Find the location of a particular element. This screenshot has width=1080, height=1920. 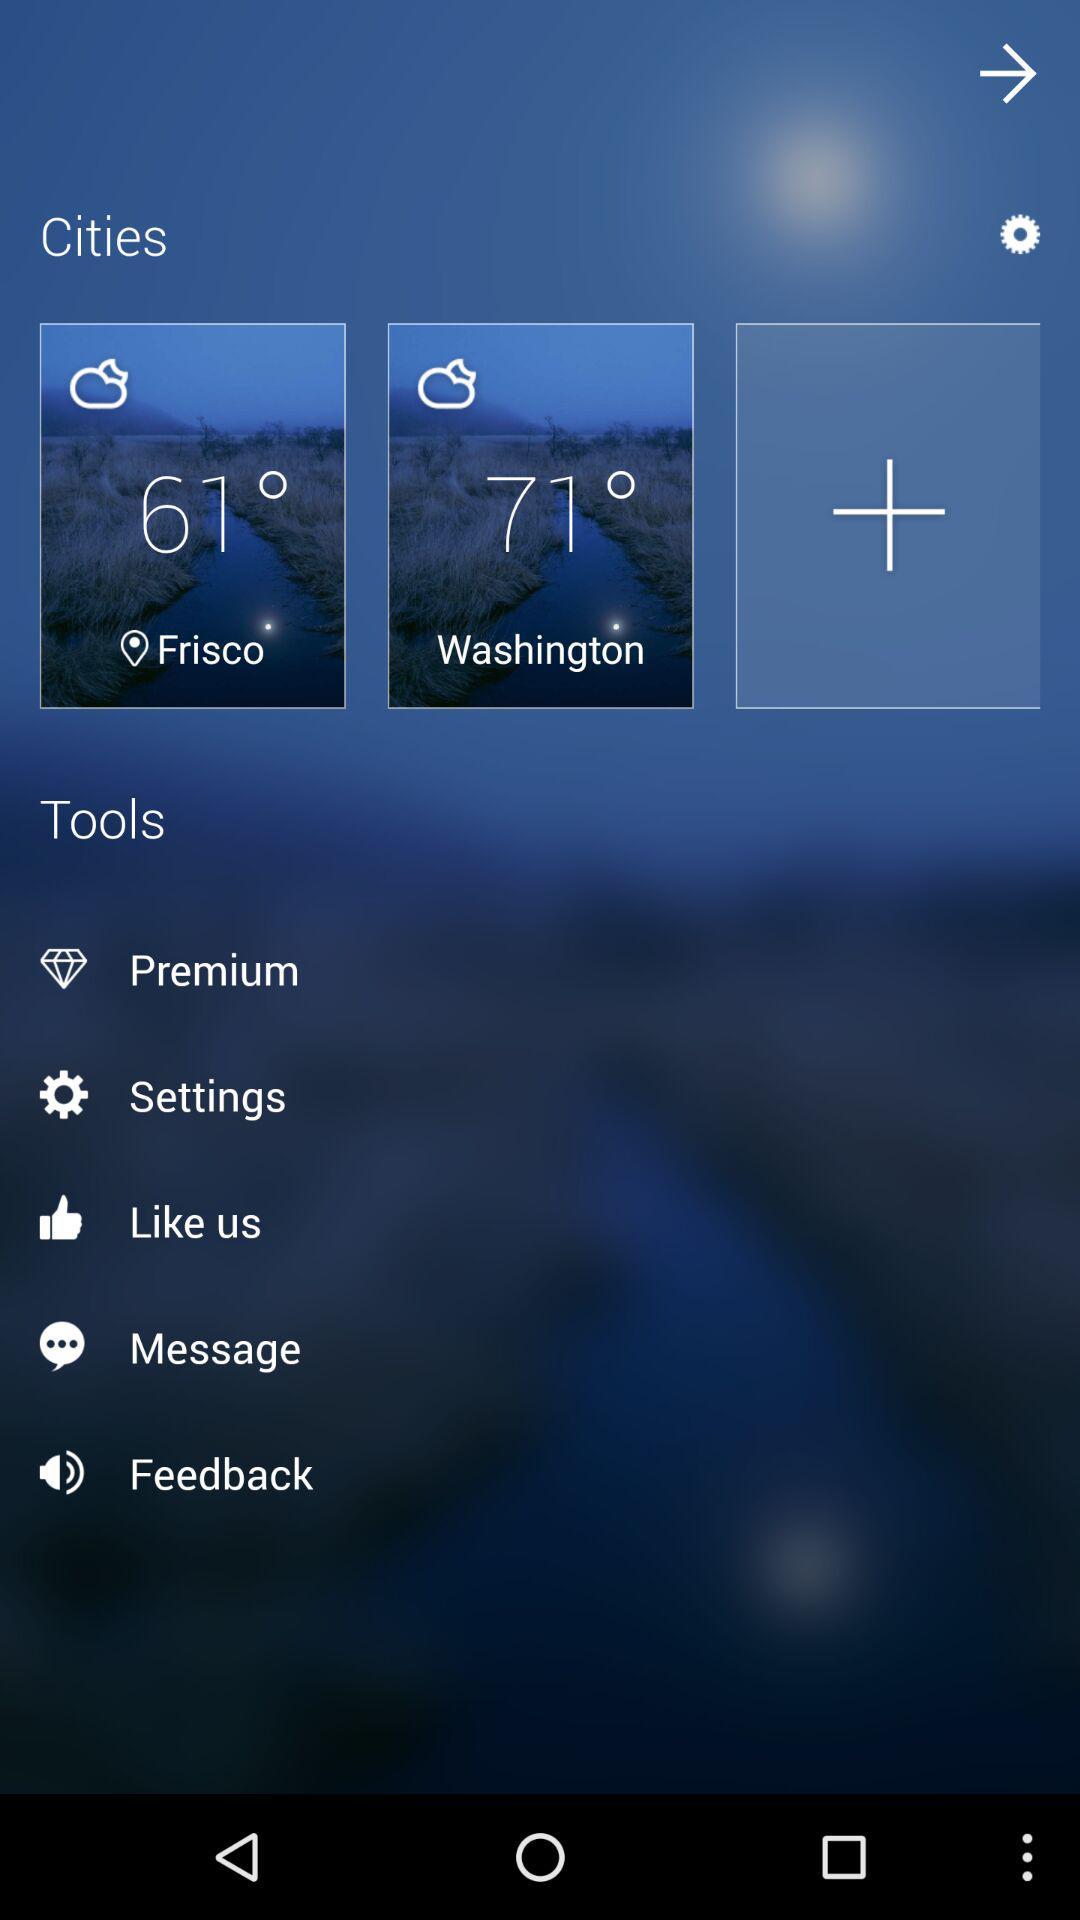

the cloud icon above the text 71 degrees on the web page is located at coordinates (445, 383).